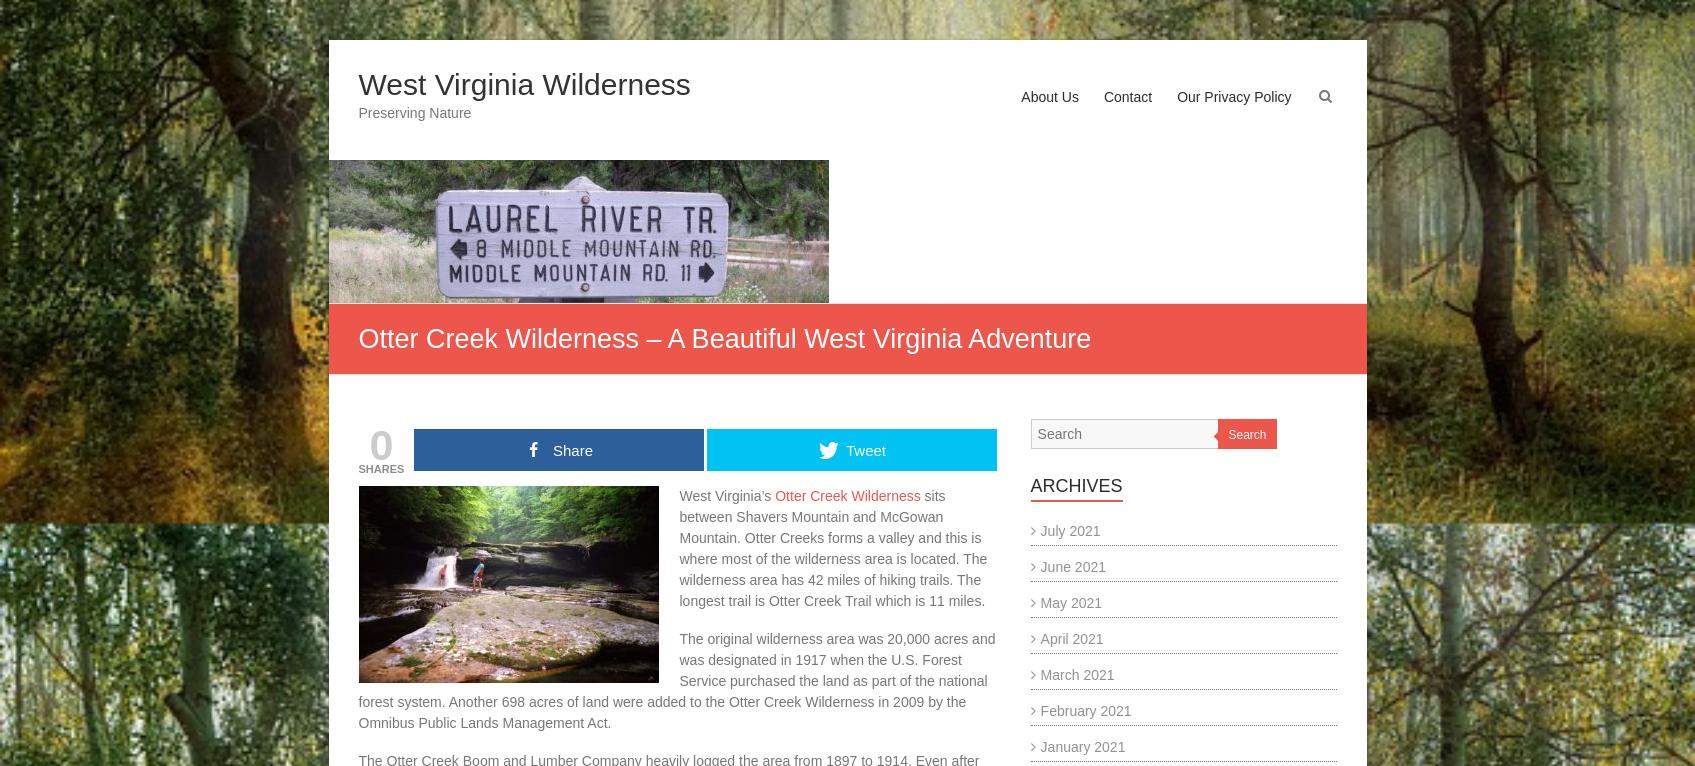 The image size is (1695, 766). I want to click on 'The original wilderness area was 20,000 acres and was designated in 1917 when the U.S. Forest Service purchased the land as part of the national forest system. Another 698 acres of land were added to the Otter Creek Wilderness in 2009 by the Omnibus Public Lands Management Act.', so click(676, 680).